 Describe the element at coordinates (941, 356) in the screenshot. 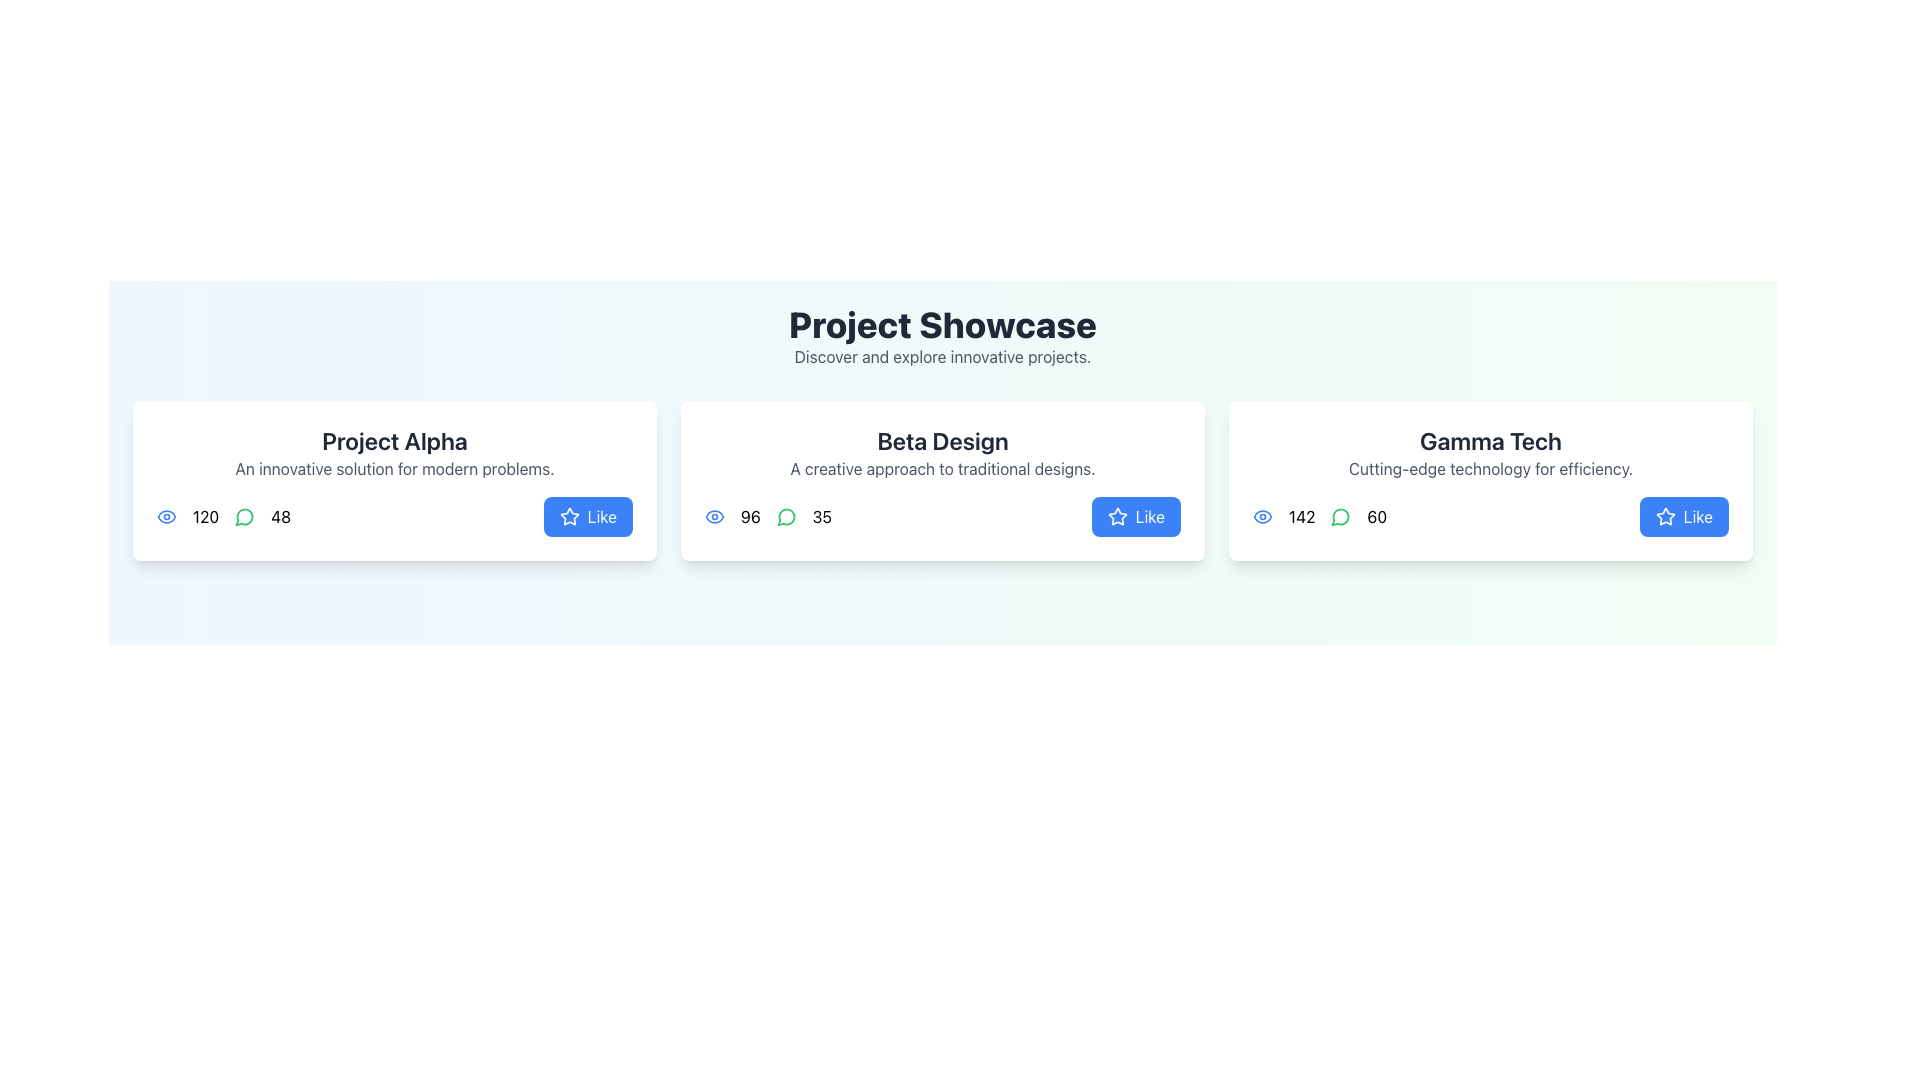

I see `the static text displaying 'Discover and explore innovative projects.' which is located beneath the 'Project Showcase' heading` at that location.